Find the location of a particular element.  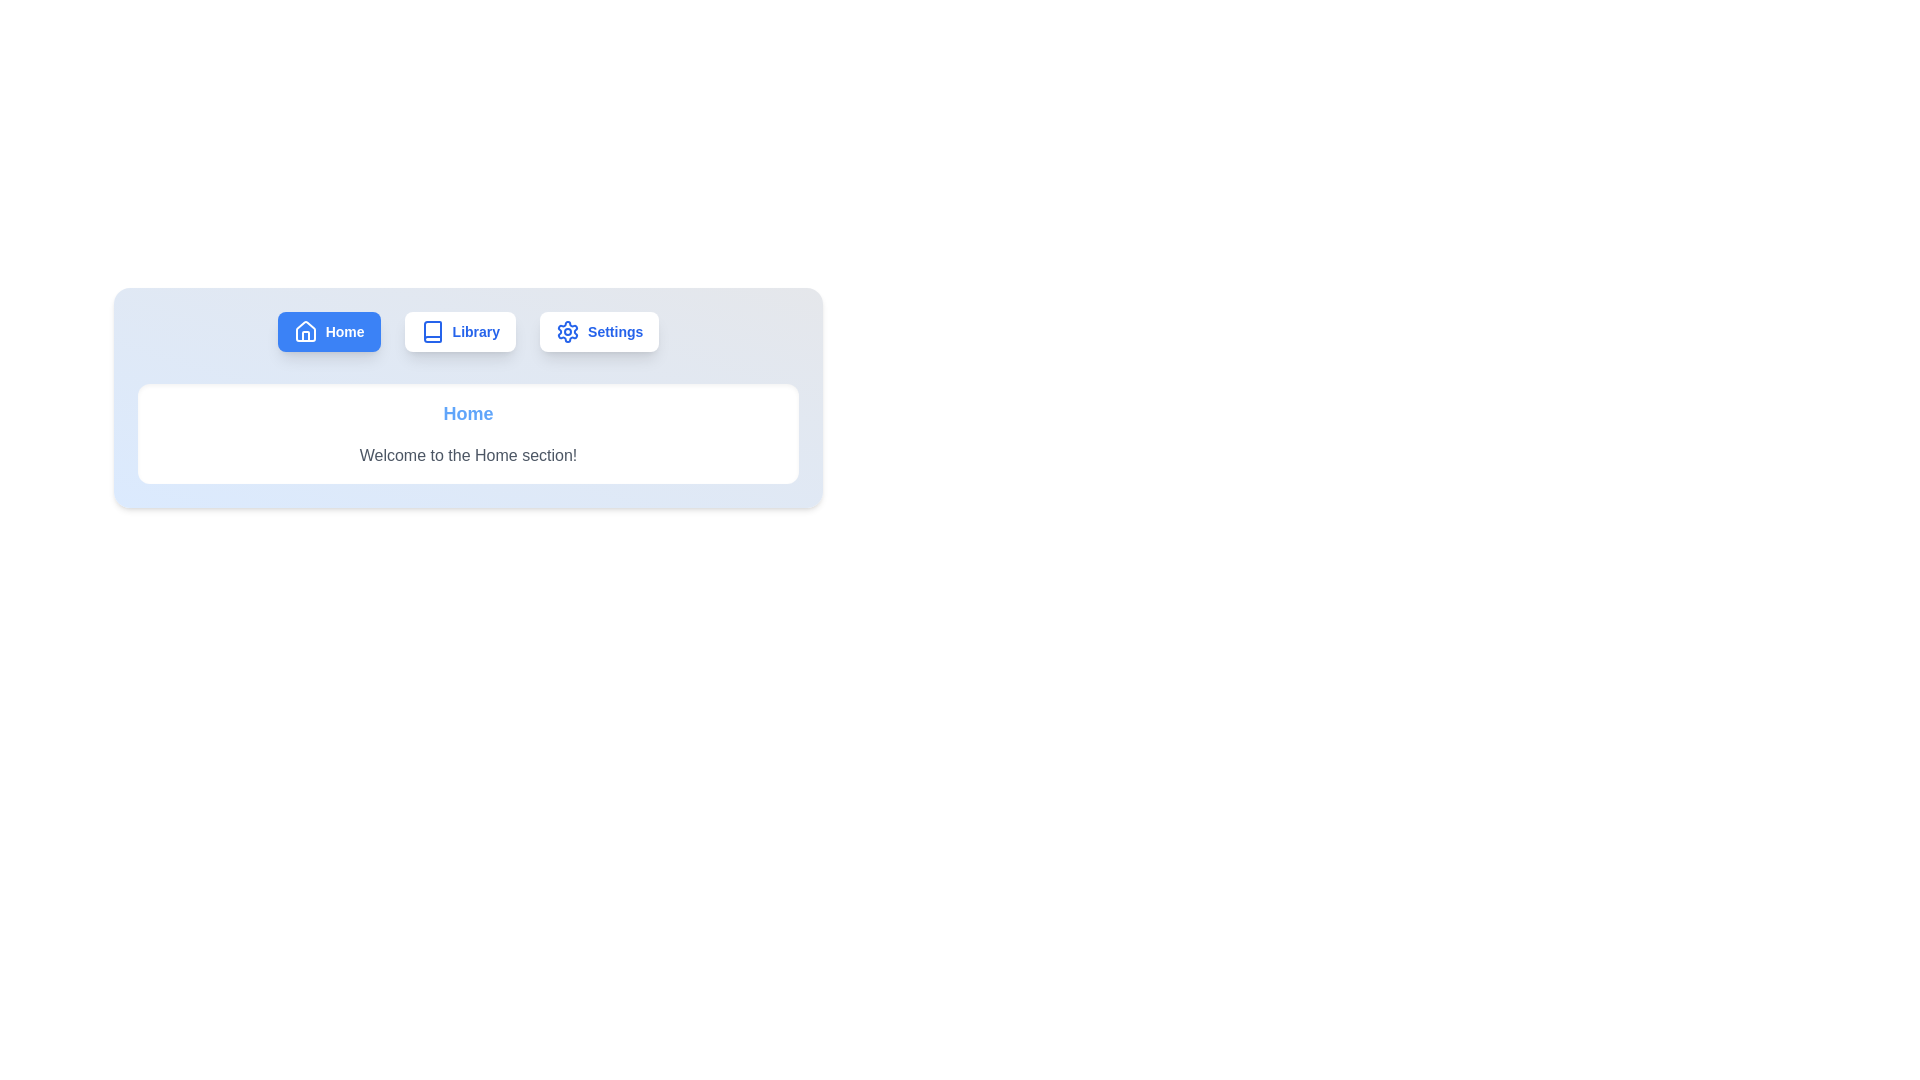

the Home tab is located at coordinates (329, 330).